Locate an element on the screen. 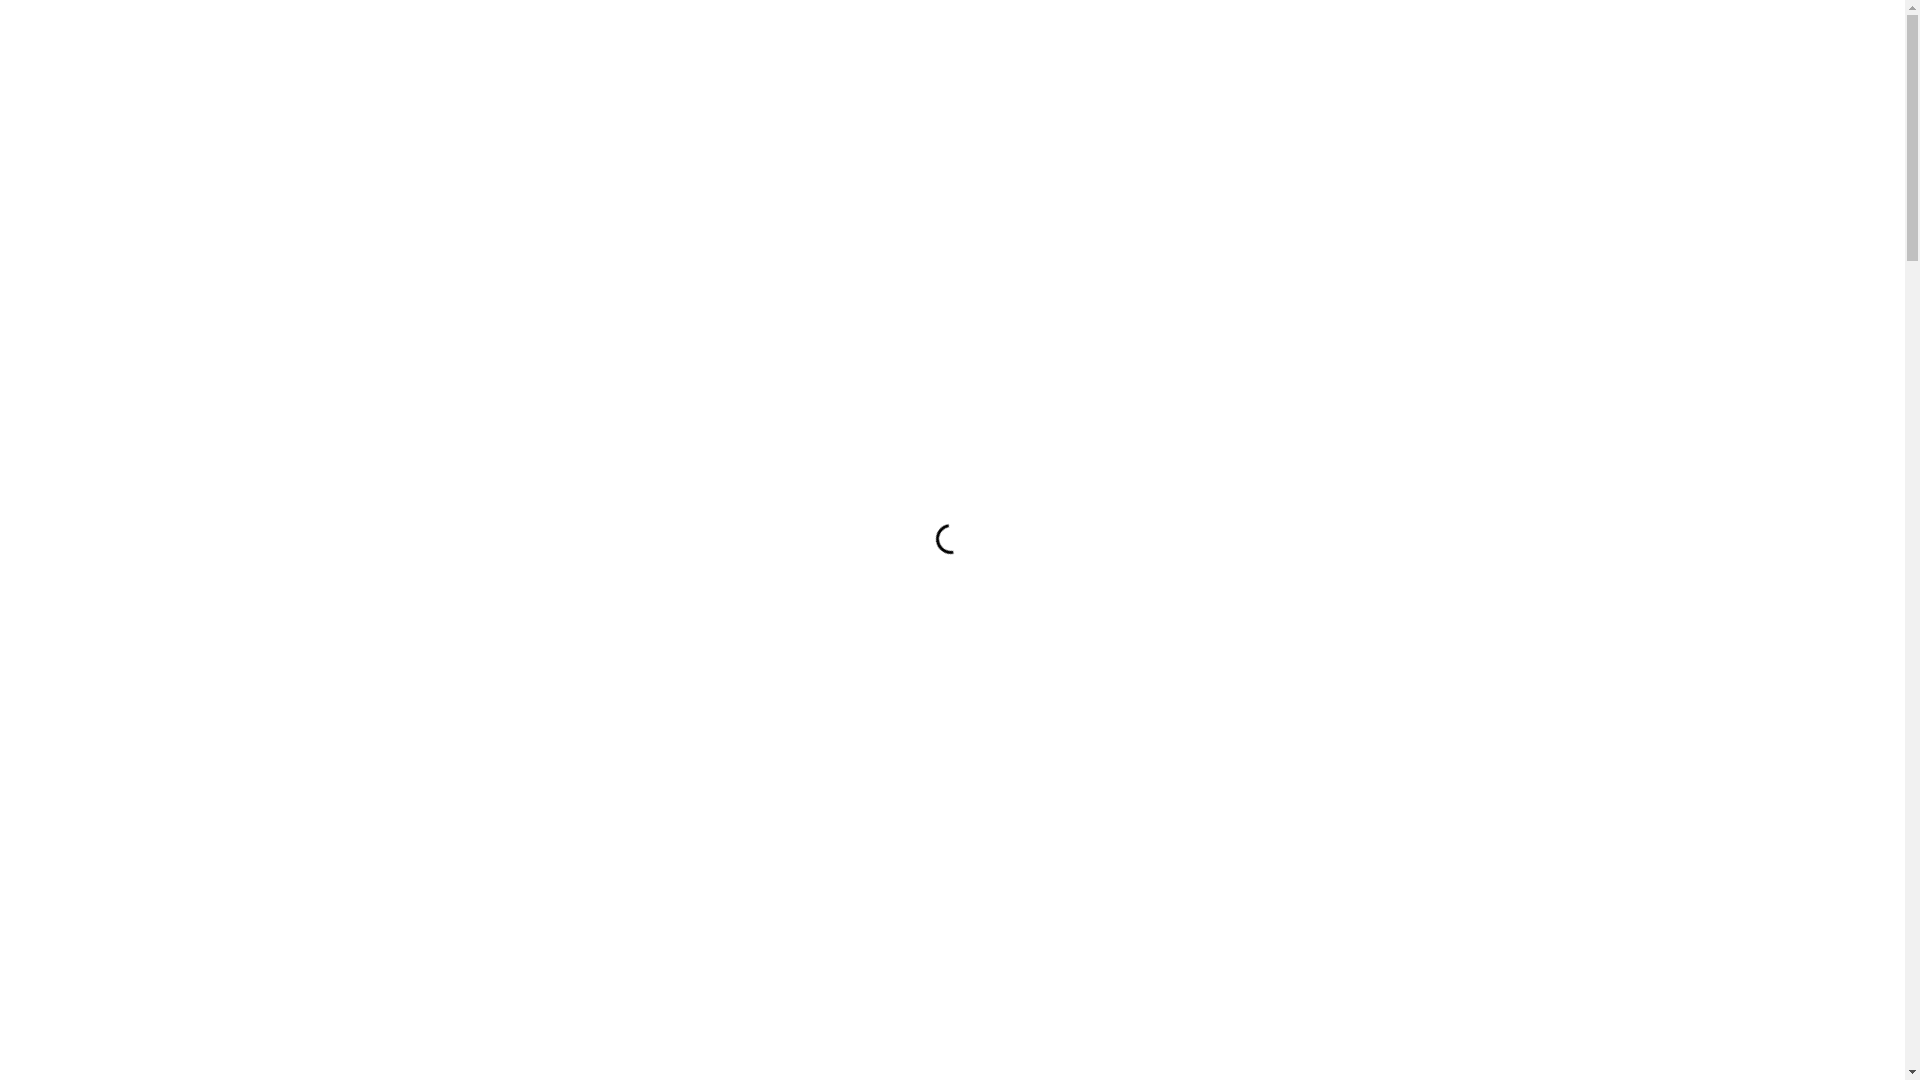 This screenshot has width=1920, height=1080. 'Orchester' is located at coordinates (1318, 512).